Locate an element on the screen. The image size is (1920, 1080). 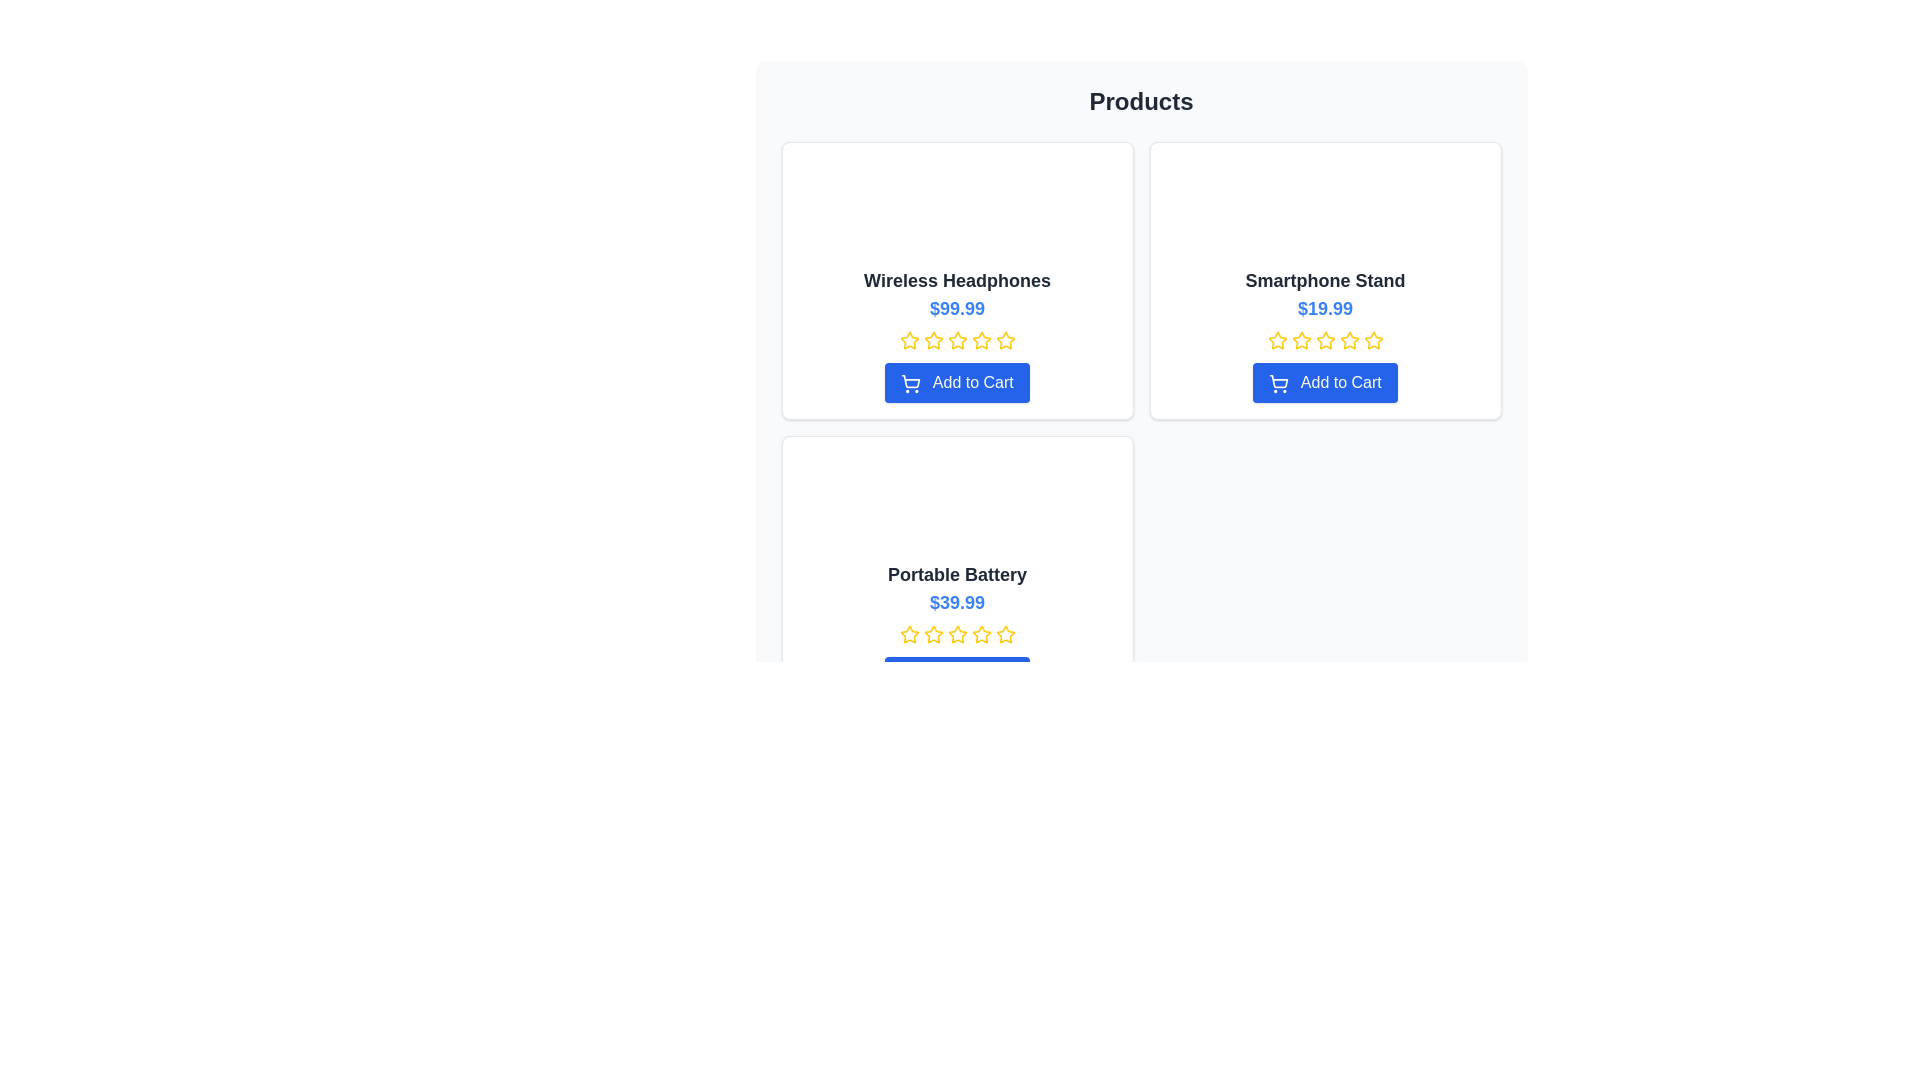
the second star icon in the rating system for the product 'Portable Battery' is located at coordinates (932, 634).